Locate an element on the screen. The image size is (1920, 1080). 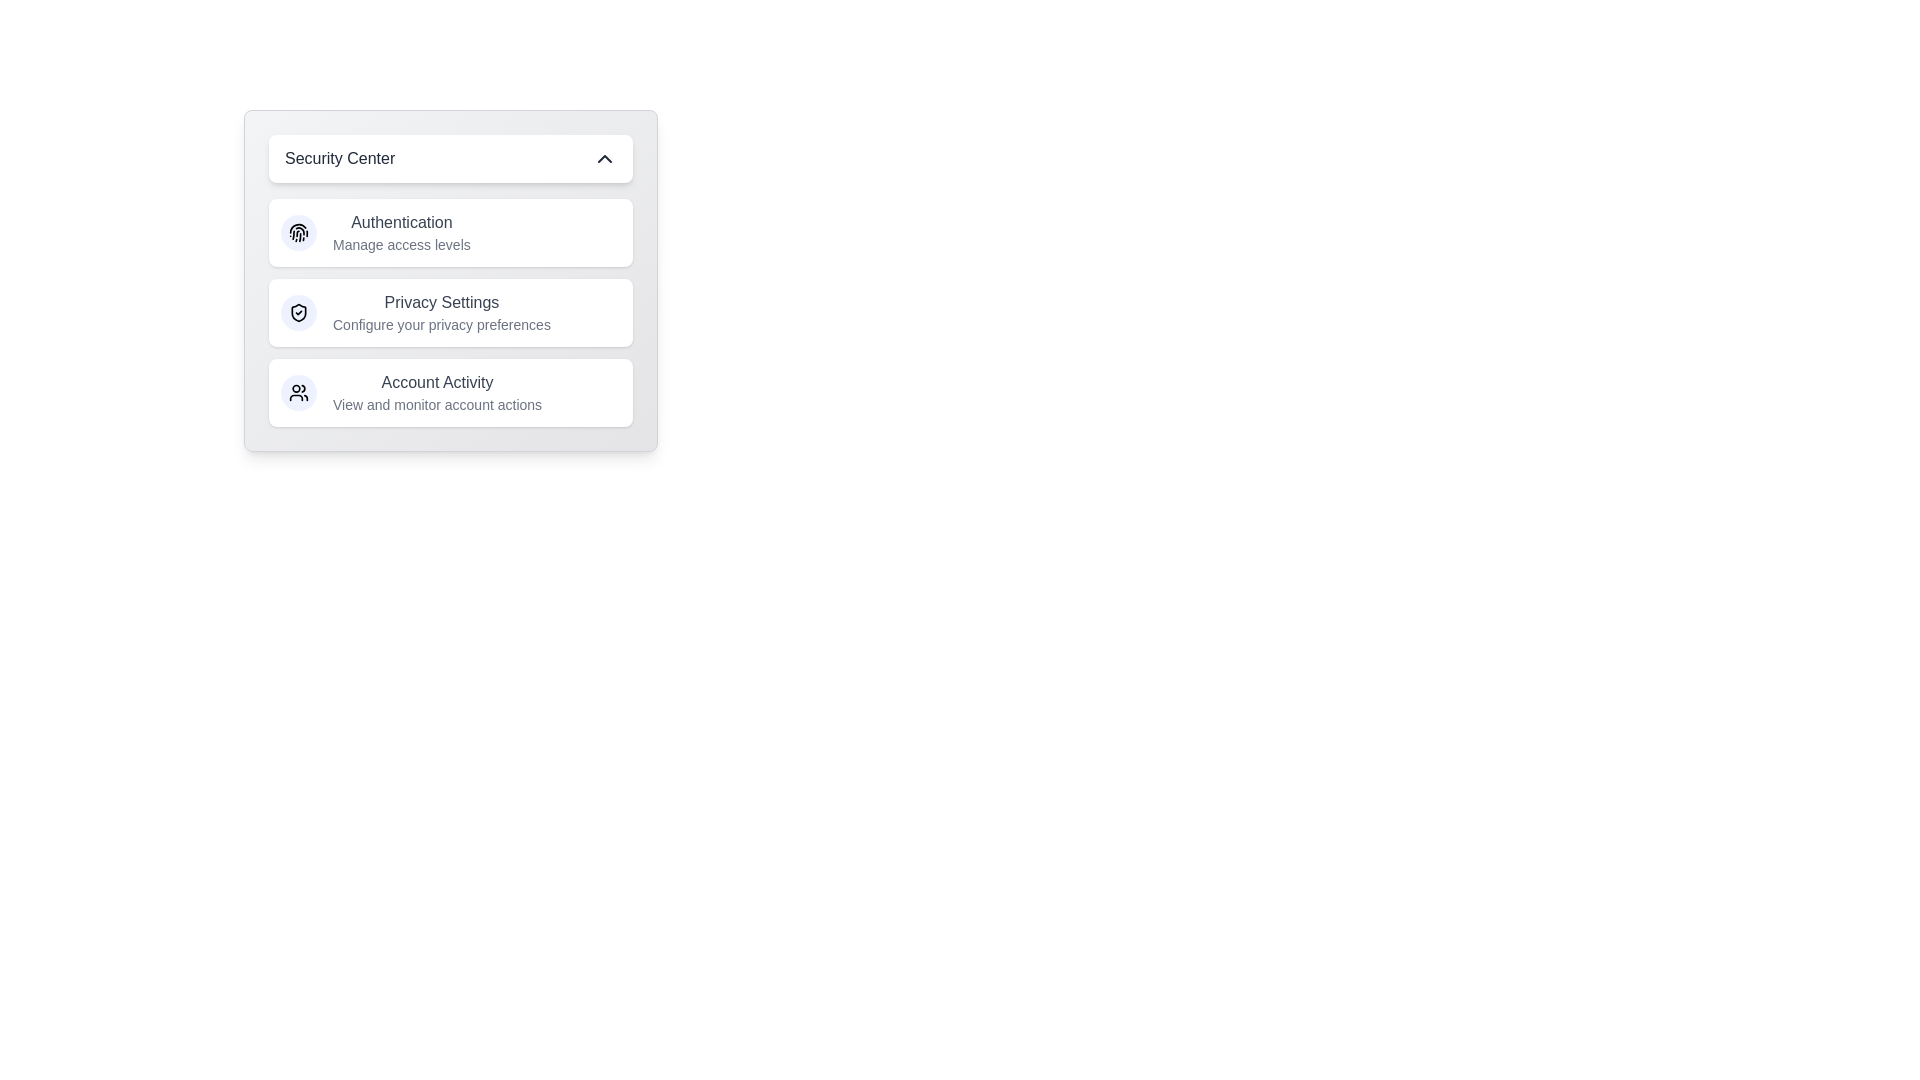
the menu item Authentication to perform the corresponding action is located at coordinates (450, 231).